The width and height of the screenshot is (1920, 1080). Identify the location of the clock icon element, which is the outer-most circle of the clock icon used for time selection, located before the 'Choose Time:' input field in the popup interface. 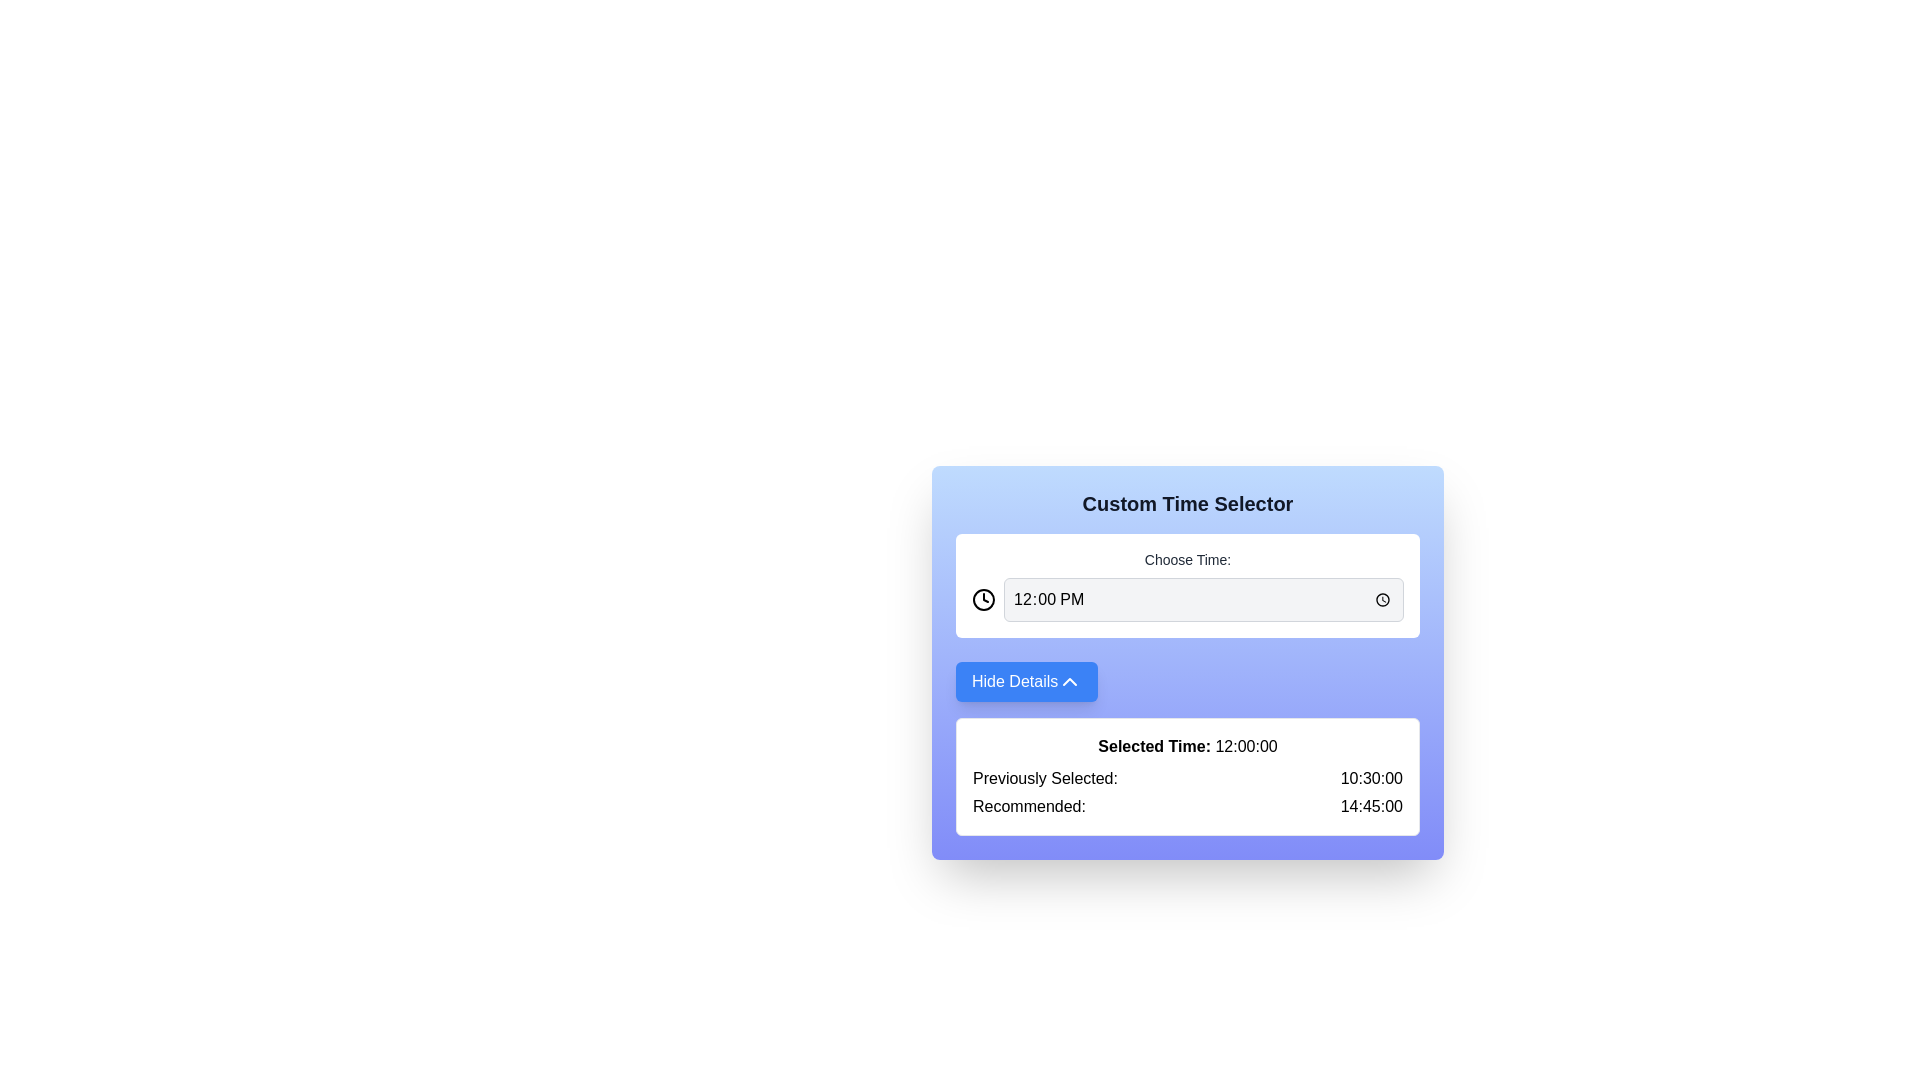
(983, 599).